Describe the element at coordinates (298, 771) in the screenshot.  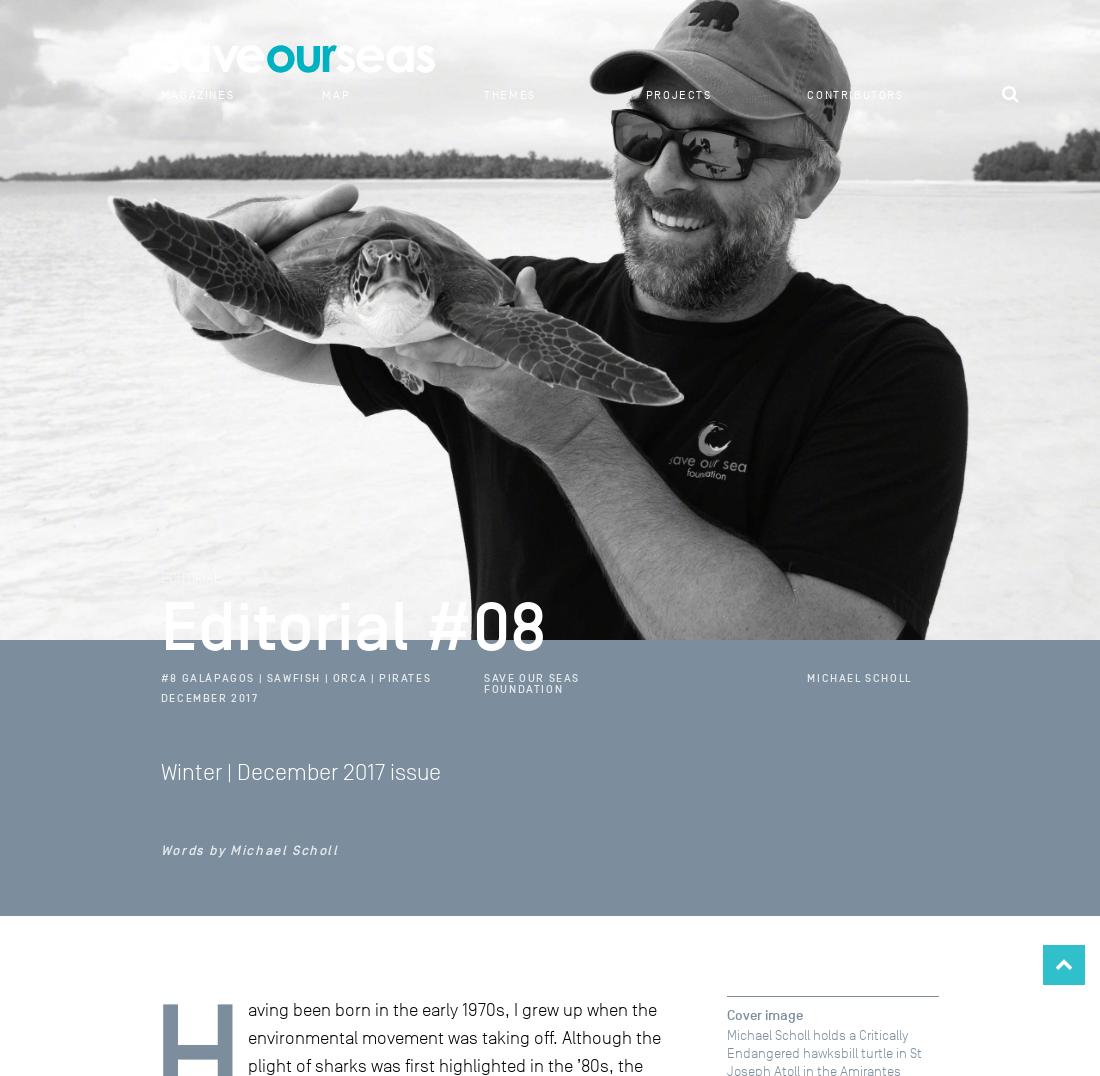
I see `'Winter | December 2017 issue'` at that location.